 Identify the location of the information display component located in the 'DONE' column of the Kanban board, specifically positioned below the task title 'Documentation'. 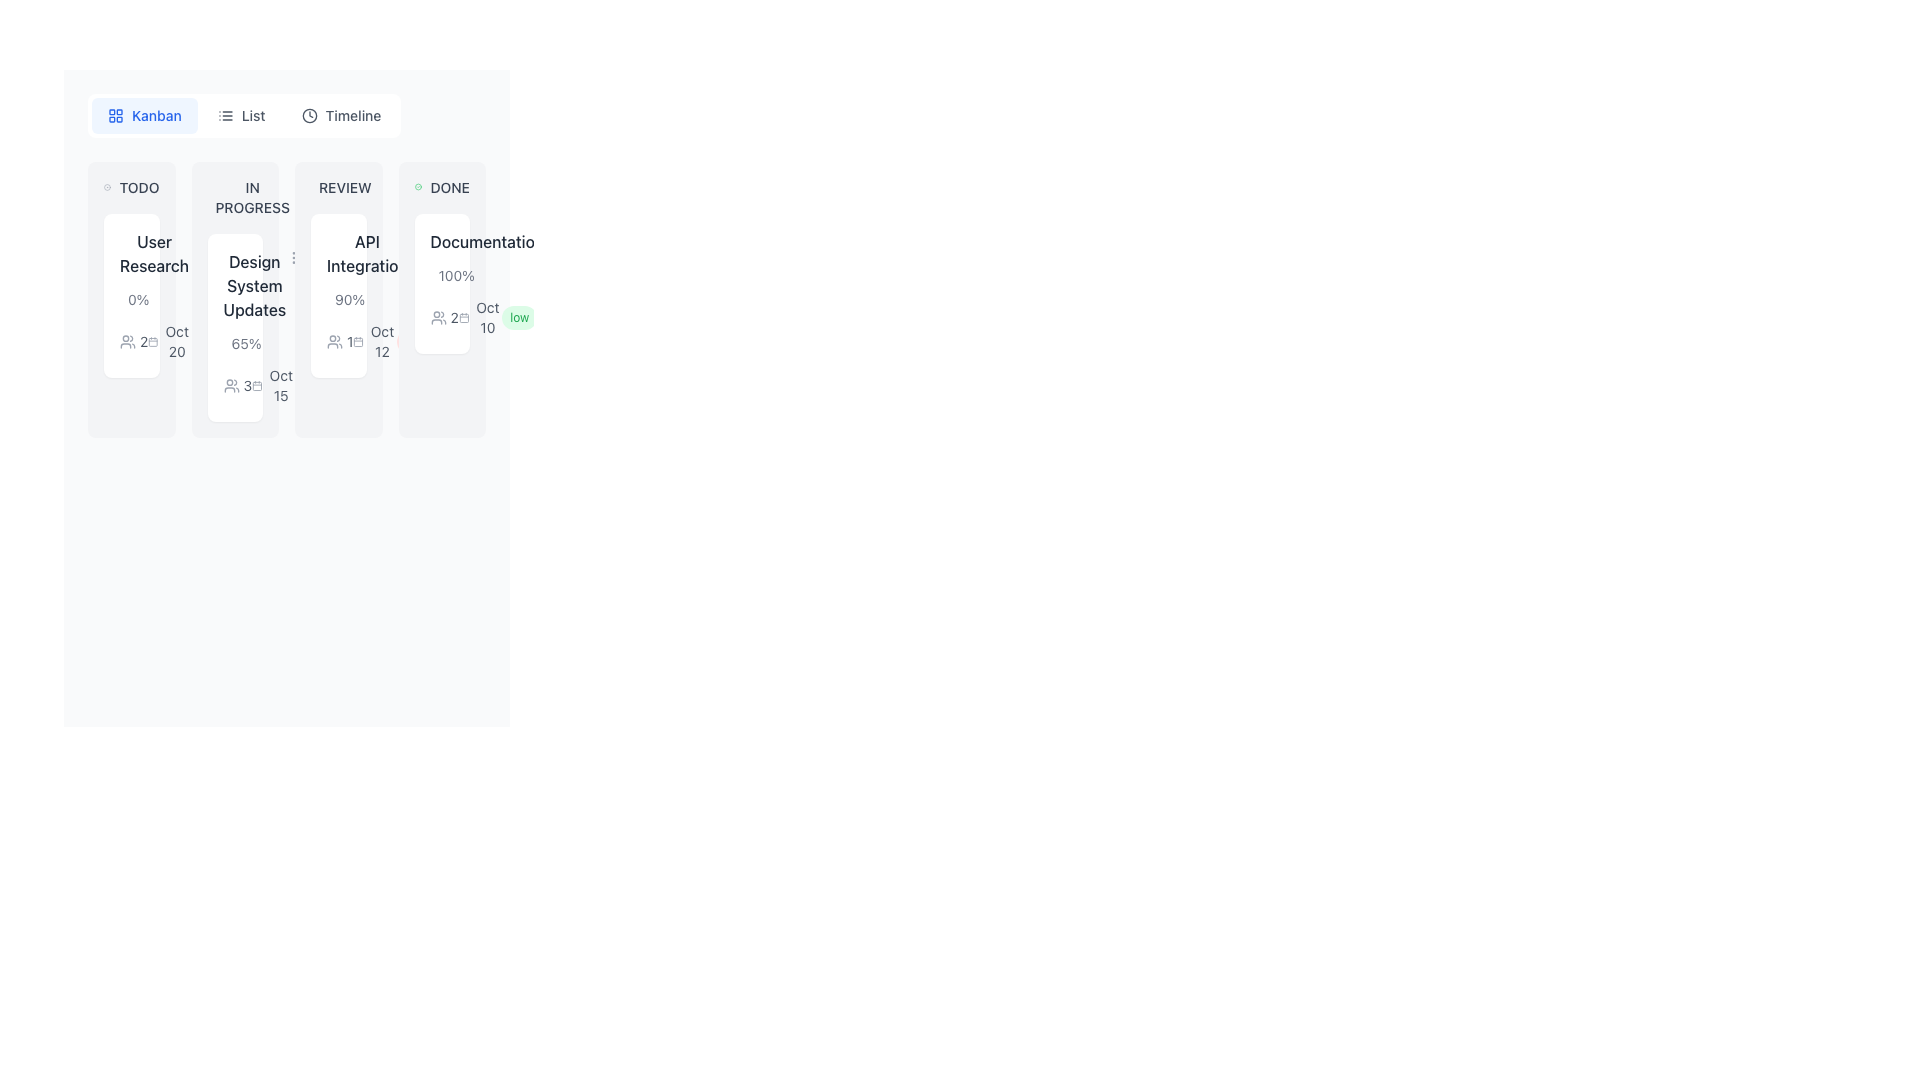
(441, 301).